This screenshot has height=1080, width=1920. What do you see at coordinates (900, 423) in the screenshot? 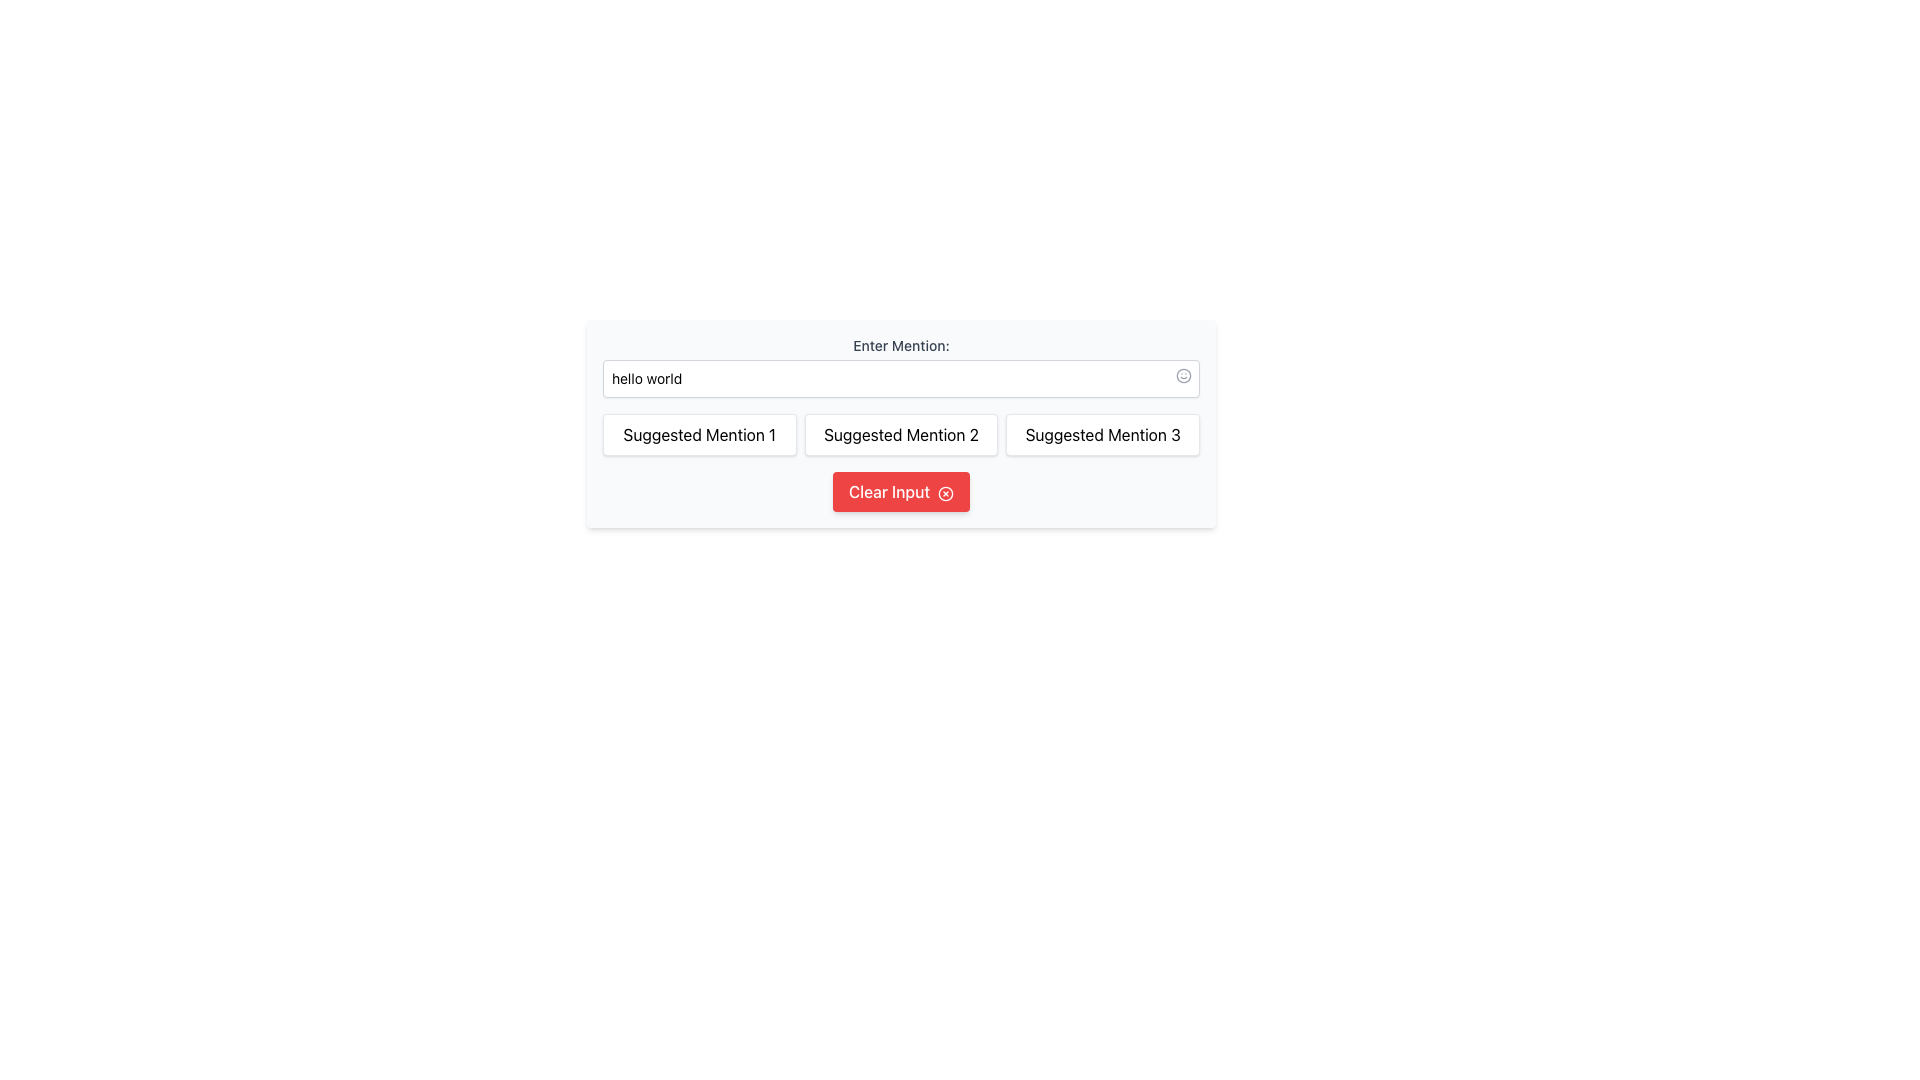
I see `the middle button representing 'Suggested Mention 2'` at bounding box center [900, 423].